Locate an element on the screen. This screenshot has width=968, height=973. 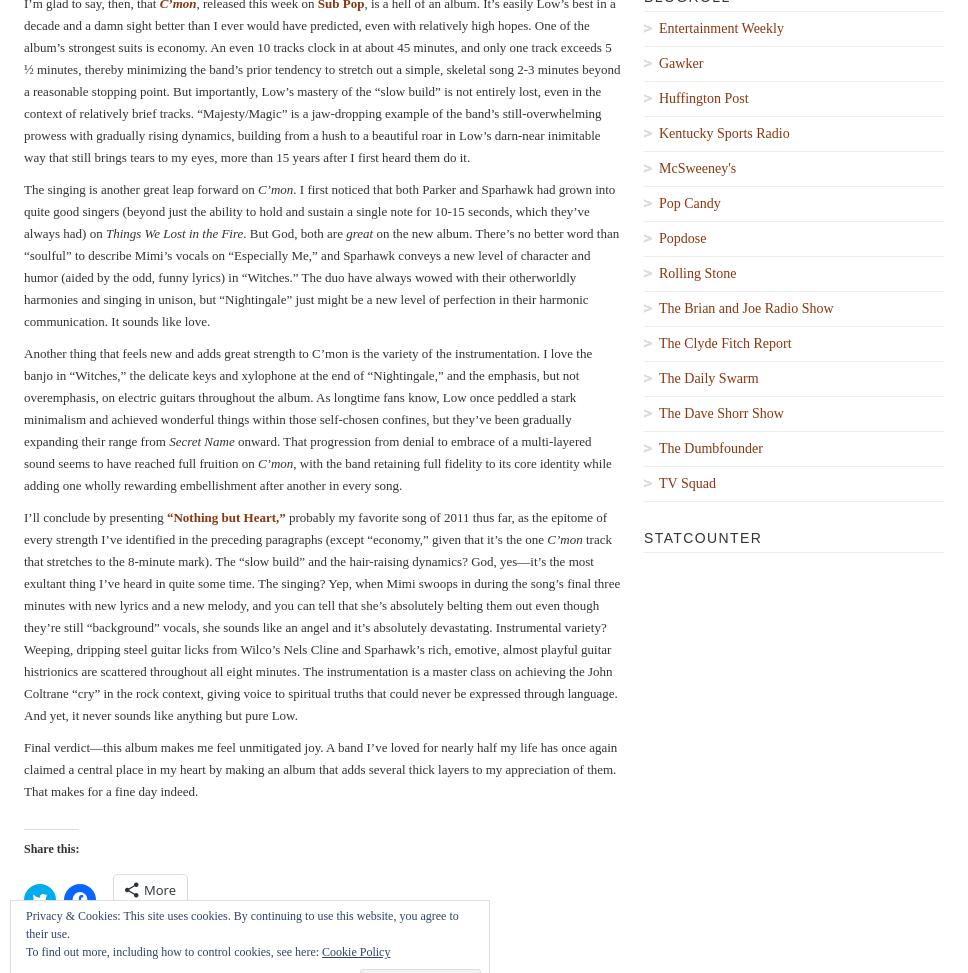
'Another thing that feels new and adds great strength to C’mon is the variety of the instrumentation. I love the banjo in “Witches,” the delicate keys and xylophone at the end of “Nightingale,” and the emphasis, but not overemphasis, on electric guitars throughout the album. As longtime fans know, Low once peddled a stark minimalism and achieved wonderful things within those self-chosen confines, but they’ve been gradually expanding their range from' is located at coordinates (307, 395).